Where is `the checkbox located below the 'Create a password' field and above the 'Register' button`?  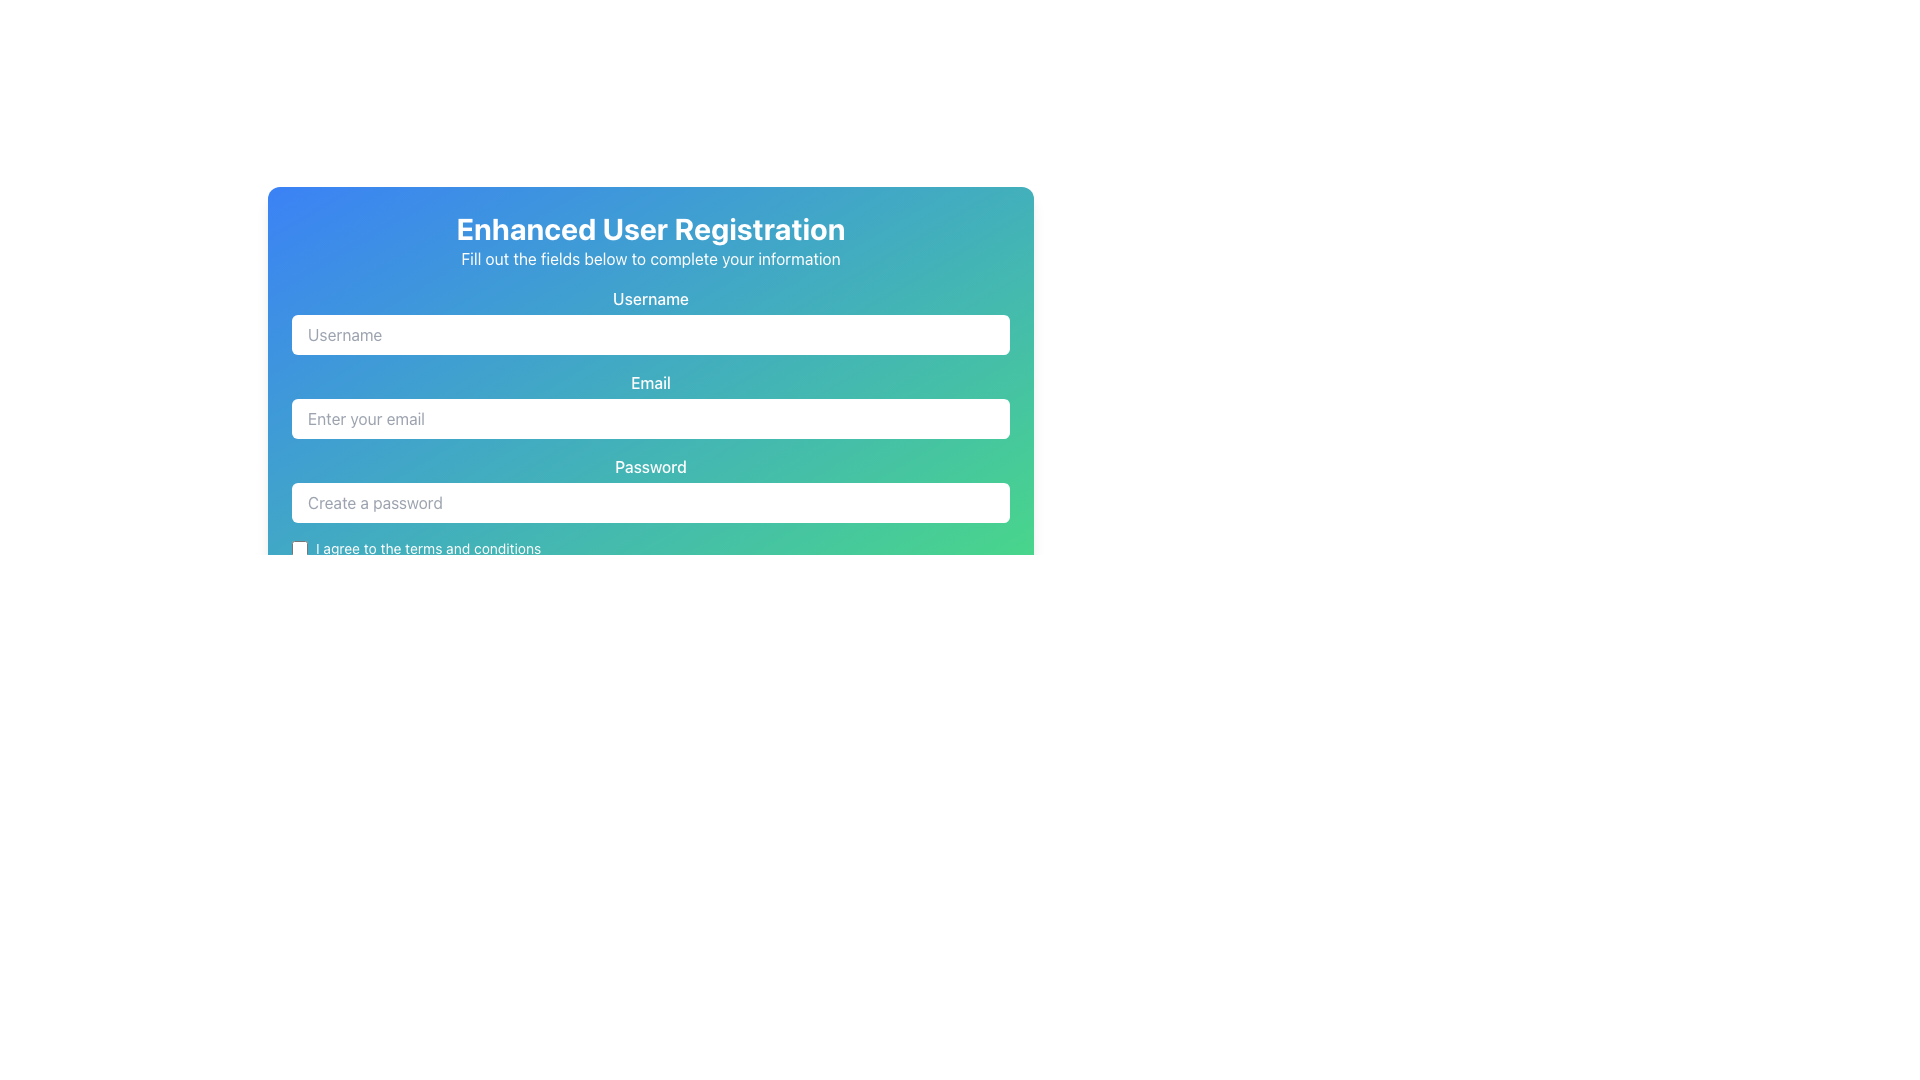 the checkbox located below the 'Create a password' field and above the 'Register' button is located at coordinates (651, 548).